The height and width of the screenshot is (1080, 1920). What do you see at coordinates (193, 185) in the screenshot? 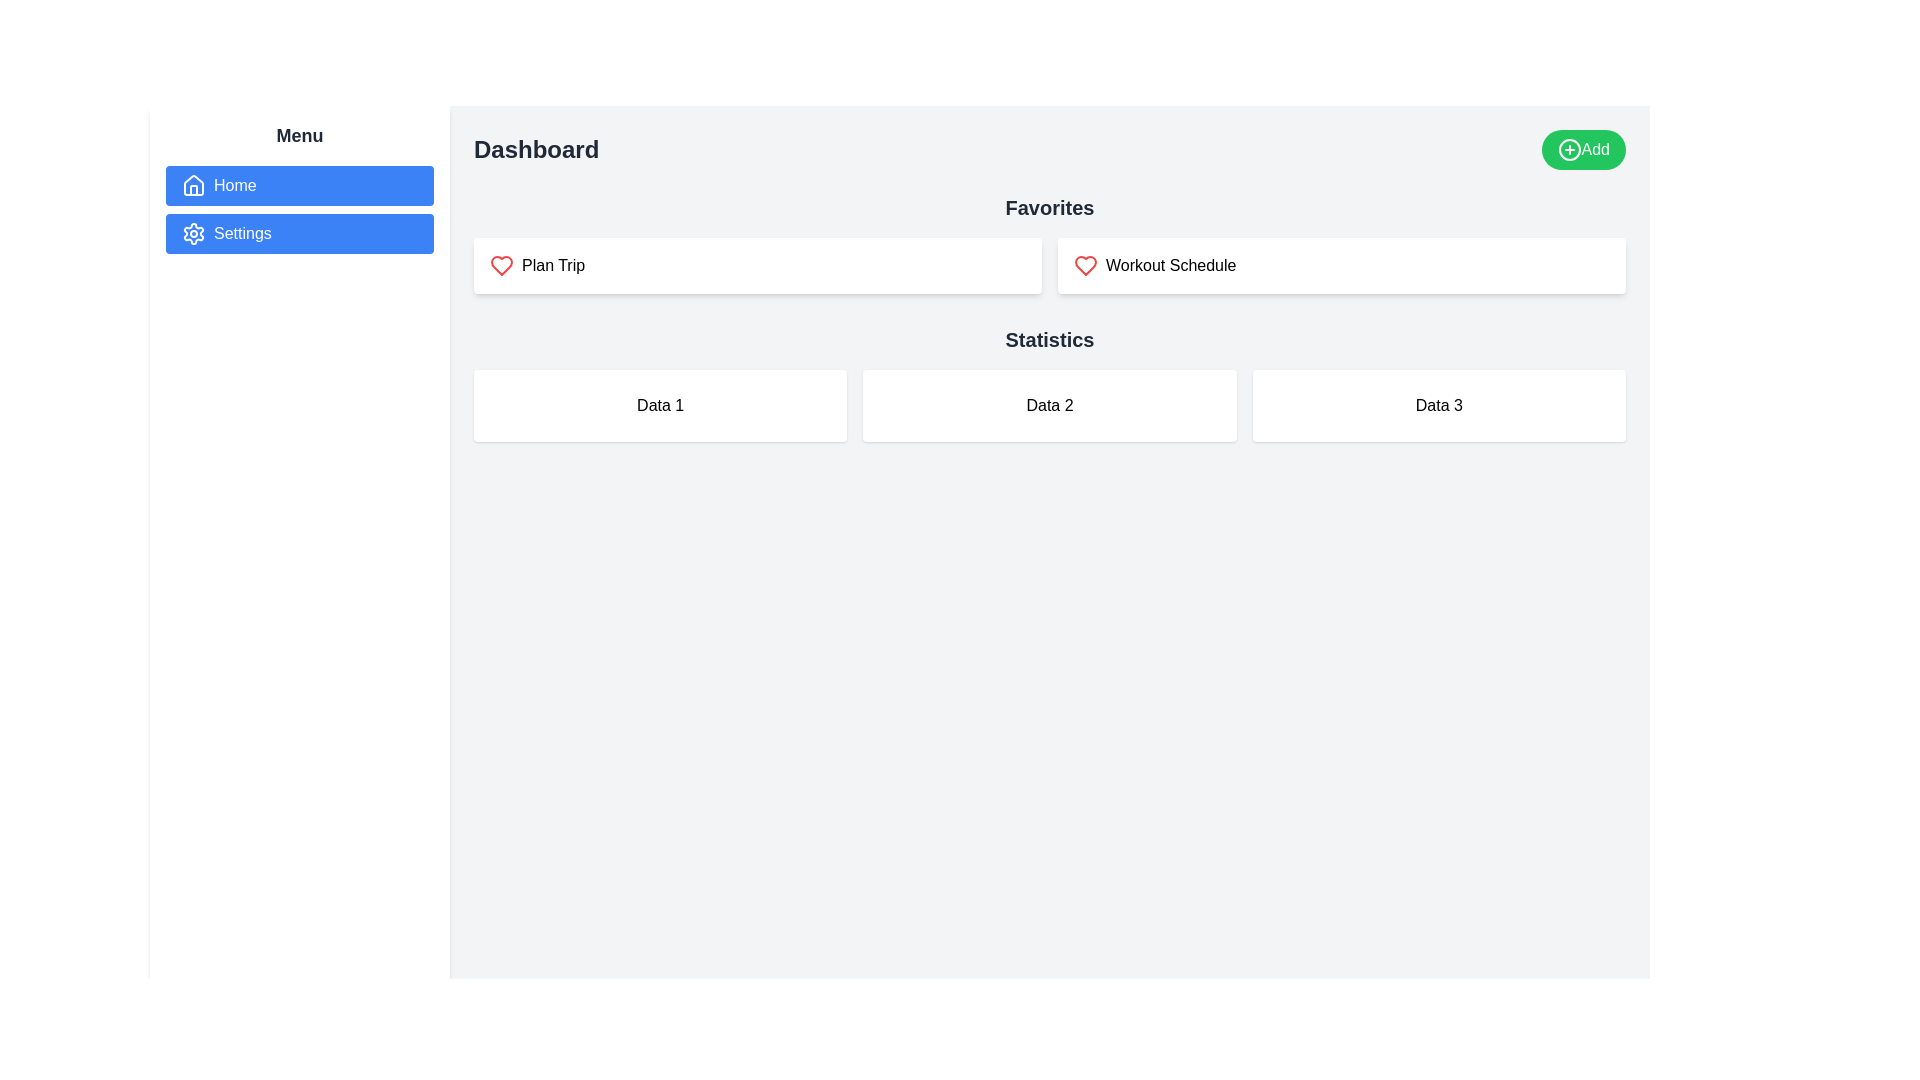
I see `the house icon within the blue 'Home' button in the navigation menu` at bounding box center [193, 185].